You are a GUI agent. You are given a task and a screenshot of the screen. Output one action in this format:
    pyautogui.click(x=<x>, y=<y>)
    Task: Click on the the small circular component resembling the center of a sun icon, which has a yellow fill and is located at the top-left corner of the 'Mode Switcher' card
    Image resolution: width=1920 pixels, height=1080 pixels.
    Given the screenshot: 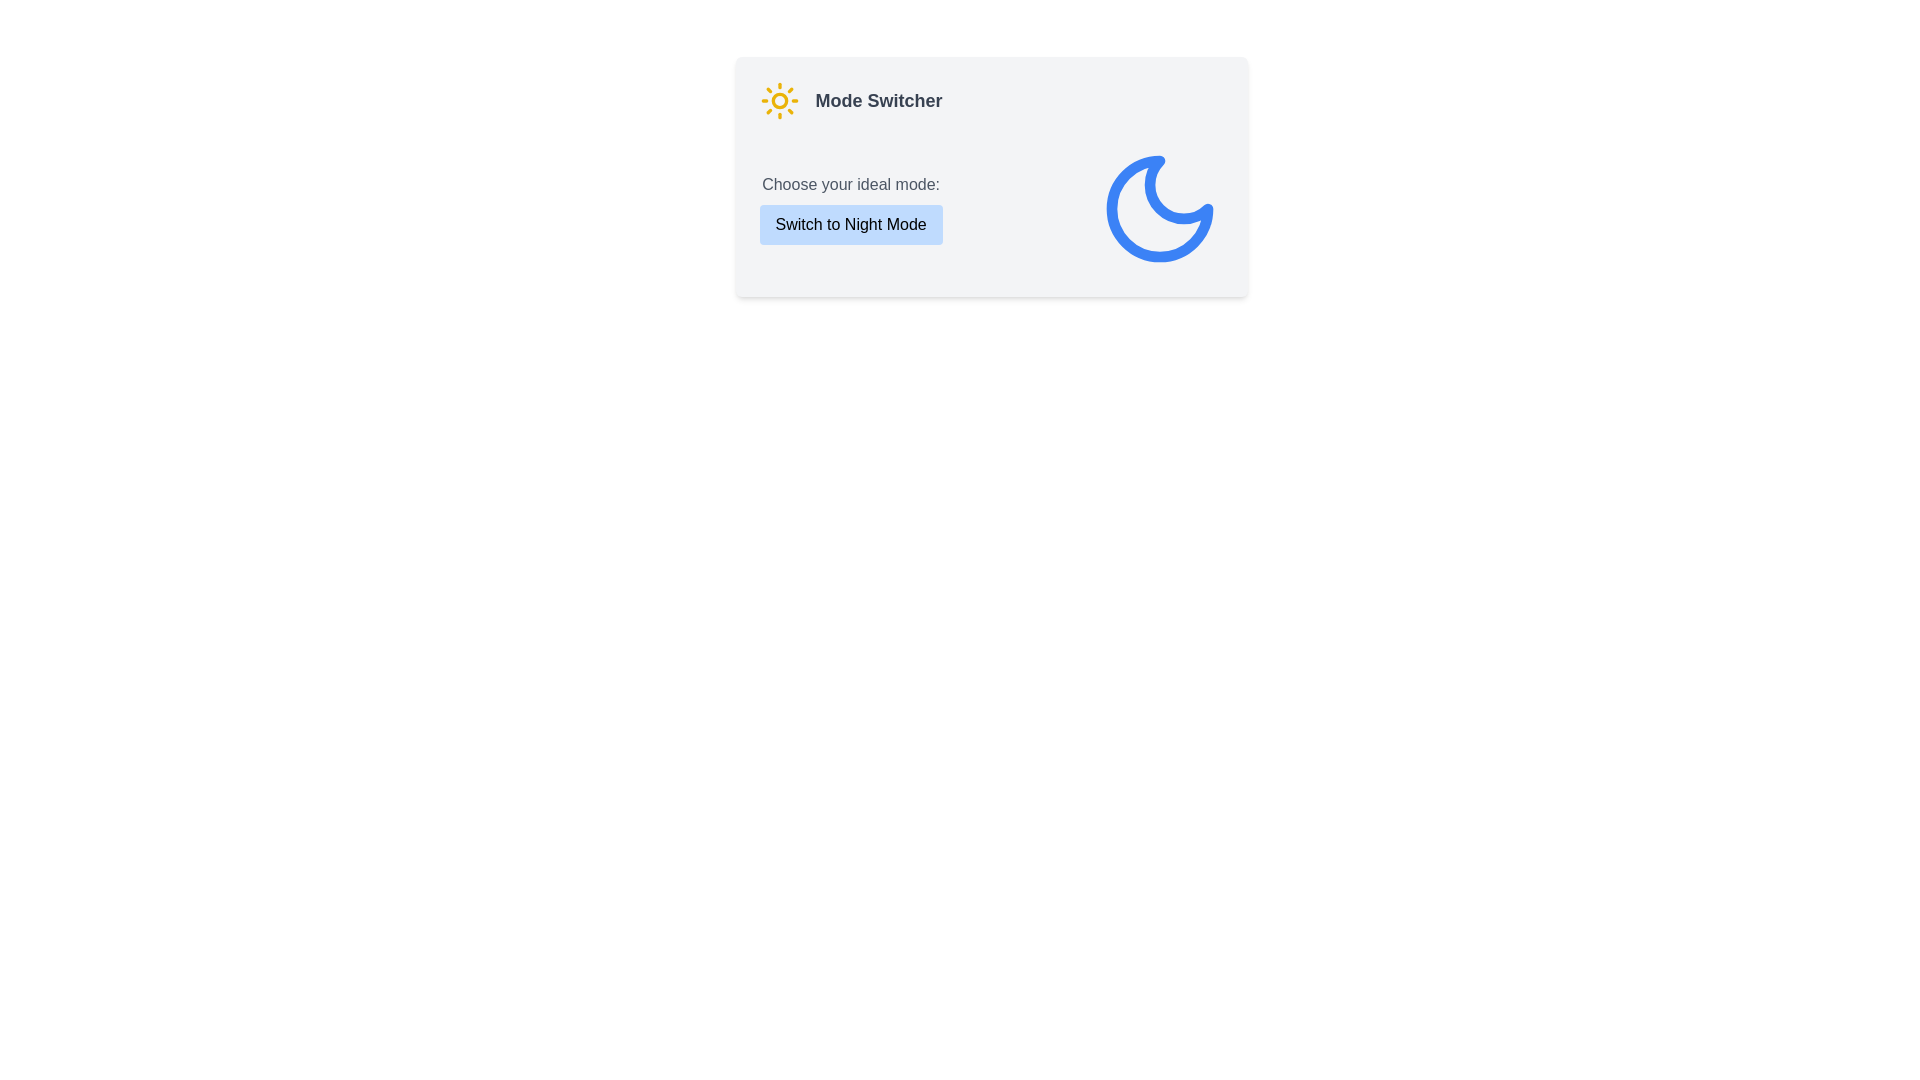 What is the action you would take?
    pyautogui.click(x=778, y=100)
    